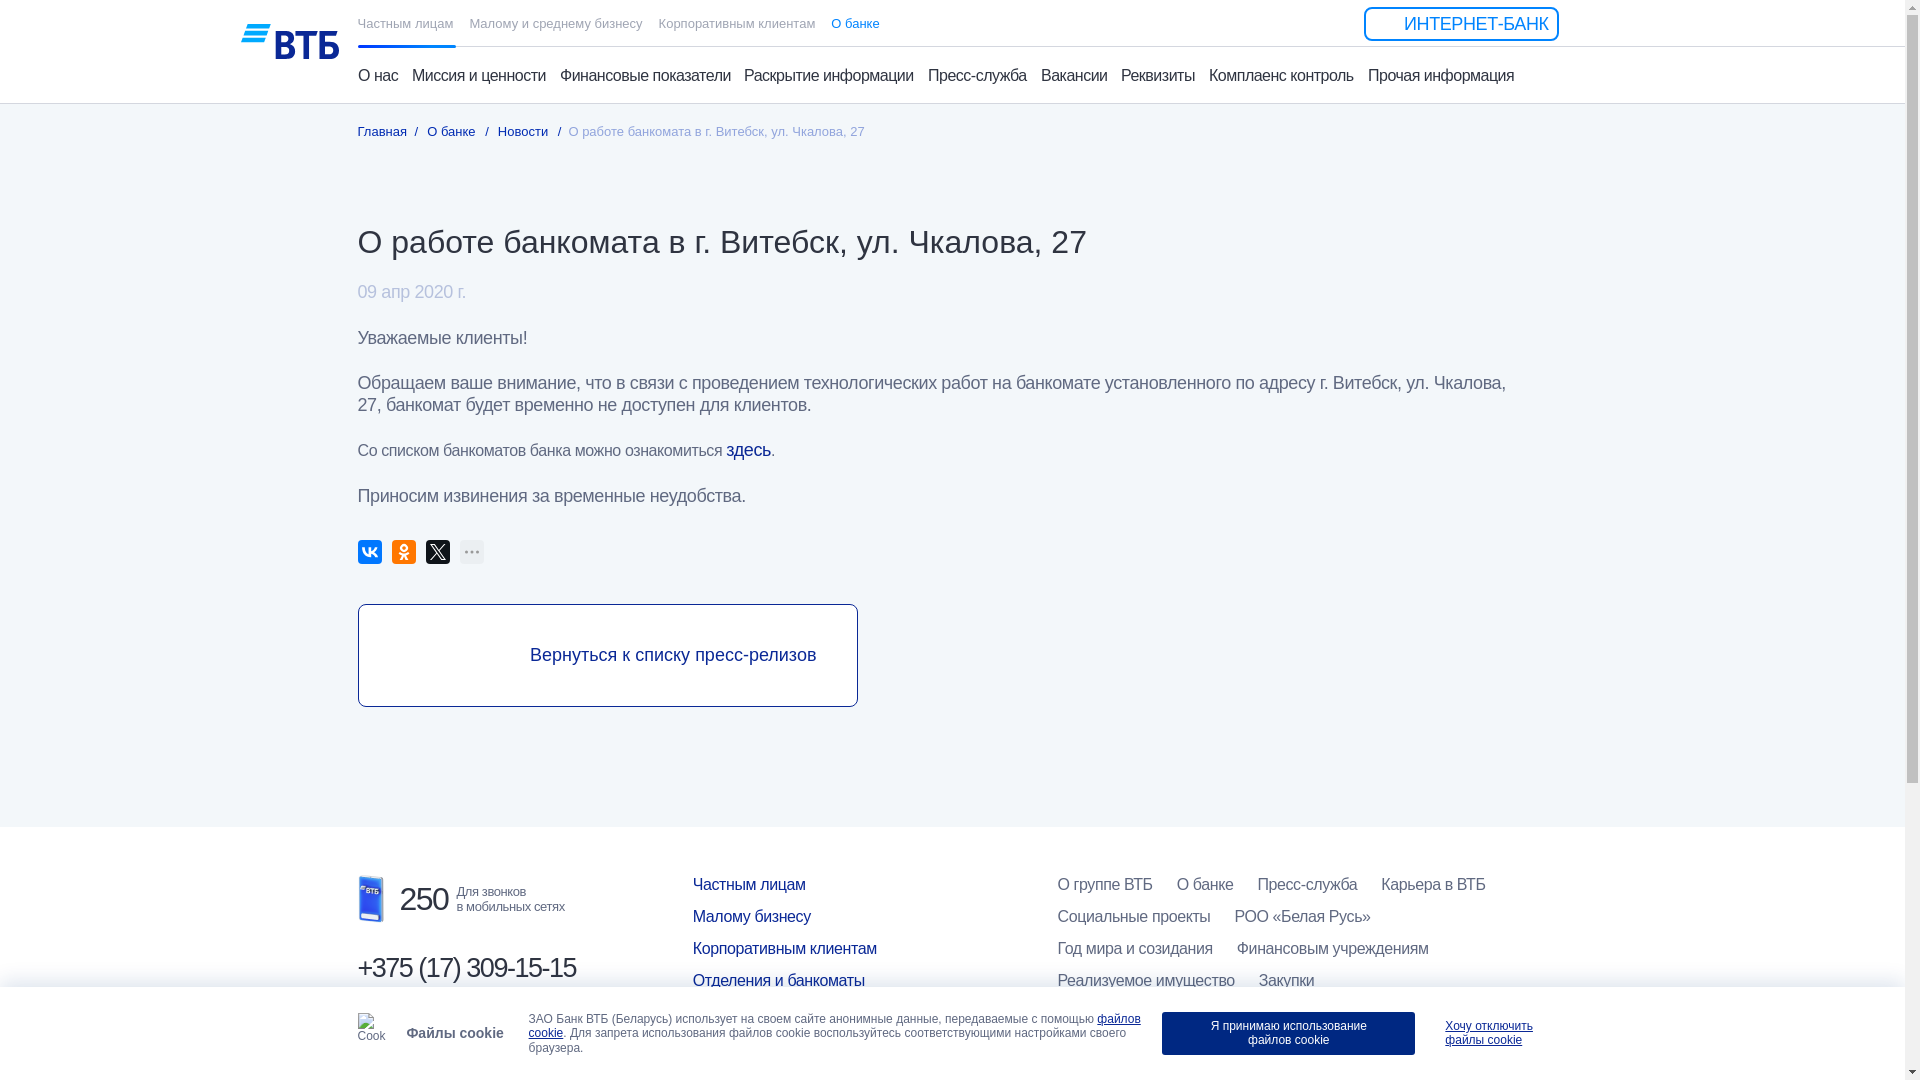 The height and width of the screenshot is (1080, 1920). Describe the element at coordinates (465, 1005) in the screenshot. I see `'+375 (29) 309-15-15'` at that location.